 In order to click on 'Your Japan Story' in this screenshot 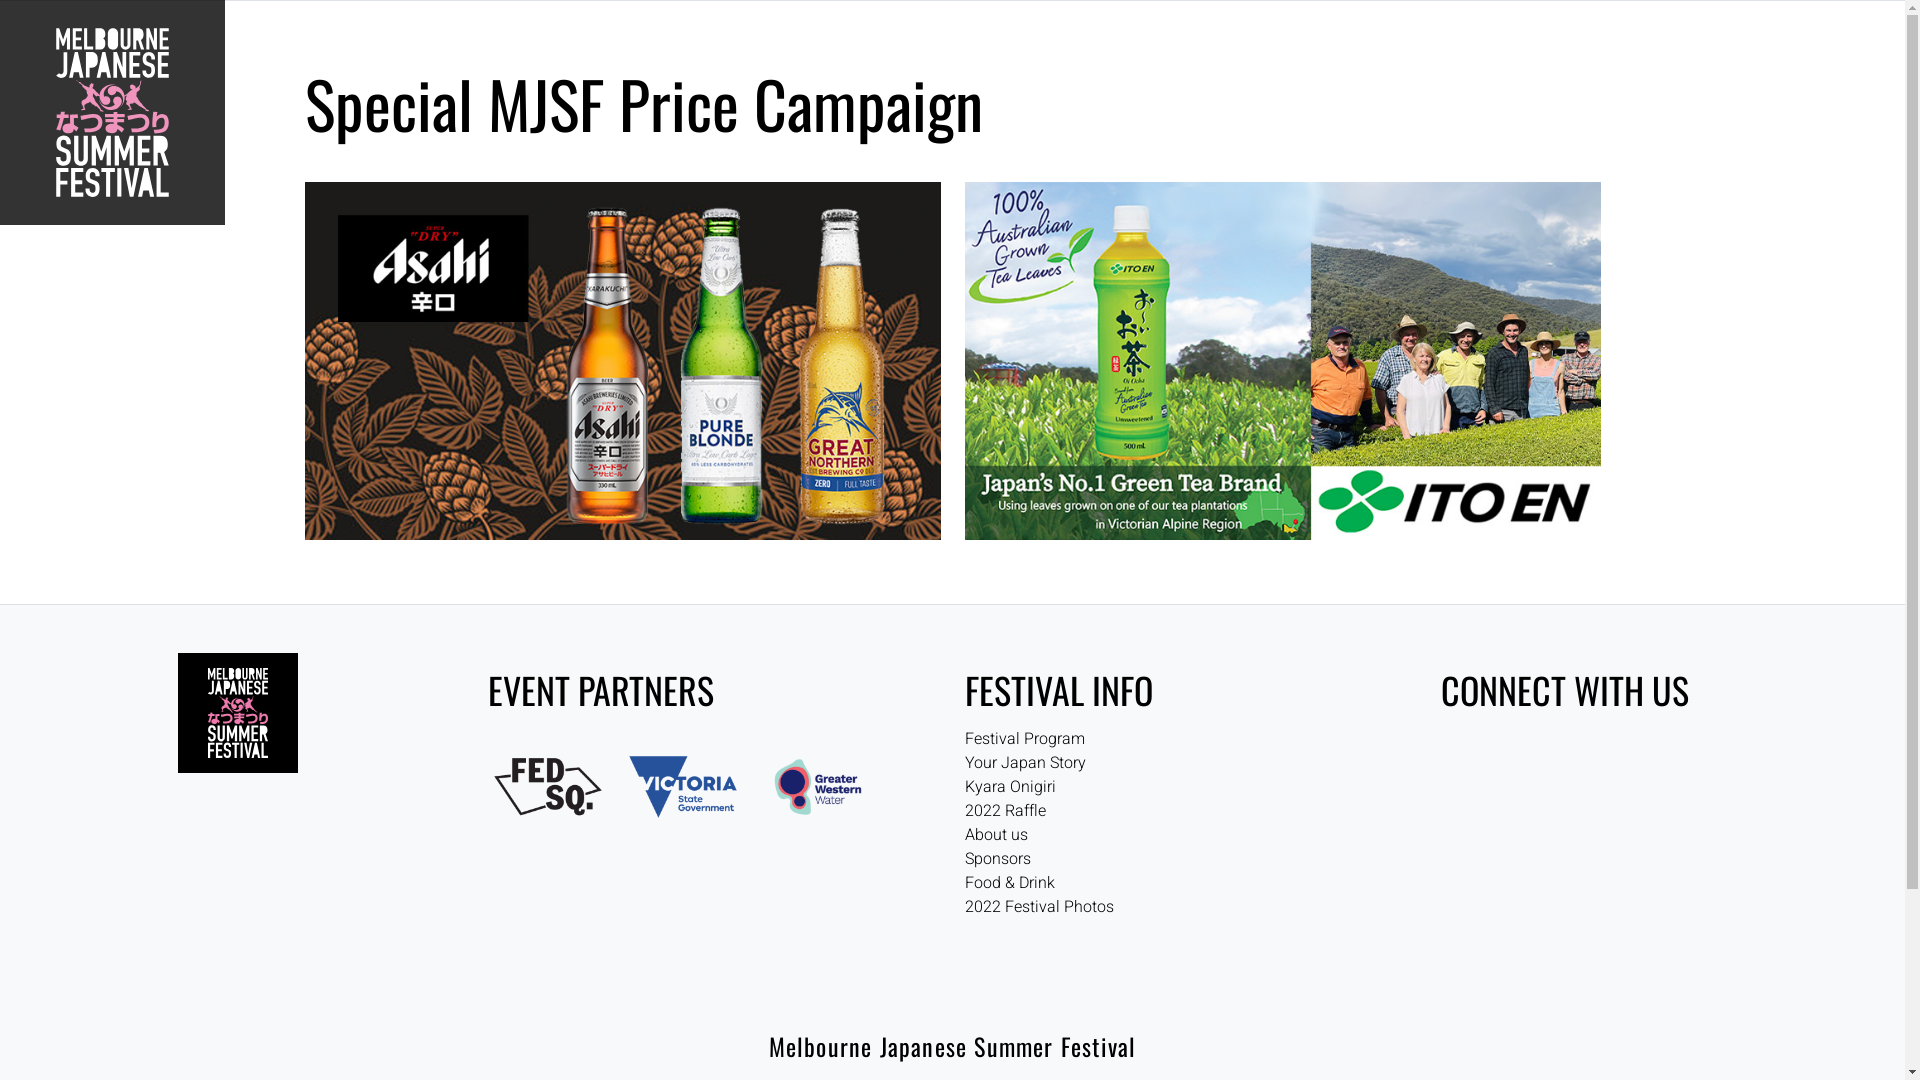, I will do `click(964, 763)`.